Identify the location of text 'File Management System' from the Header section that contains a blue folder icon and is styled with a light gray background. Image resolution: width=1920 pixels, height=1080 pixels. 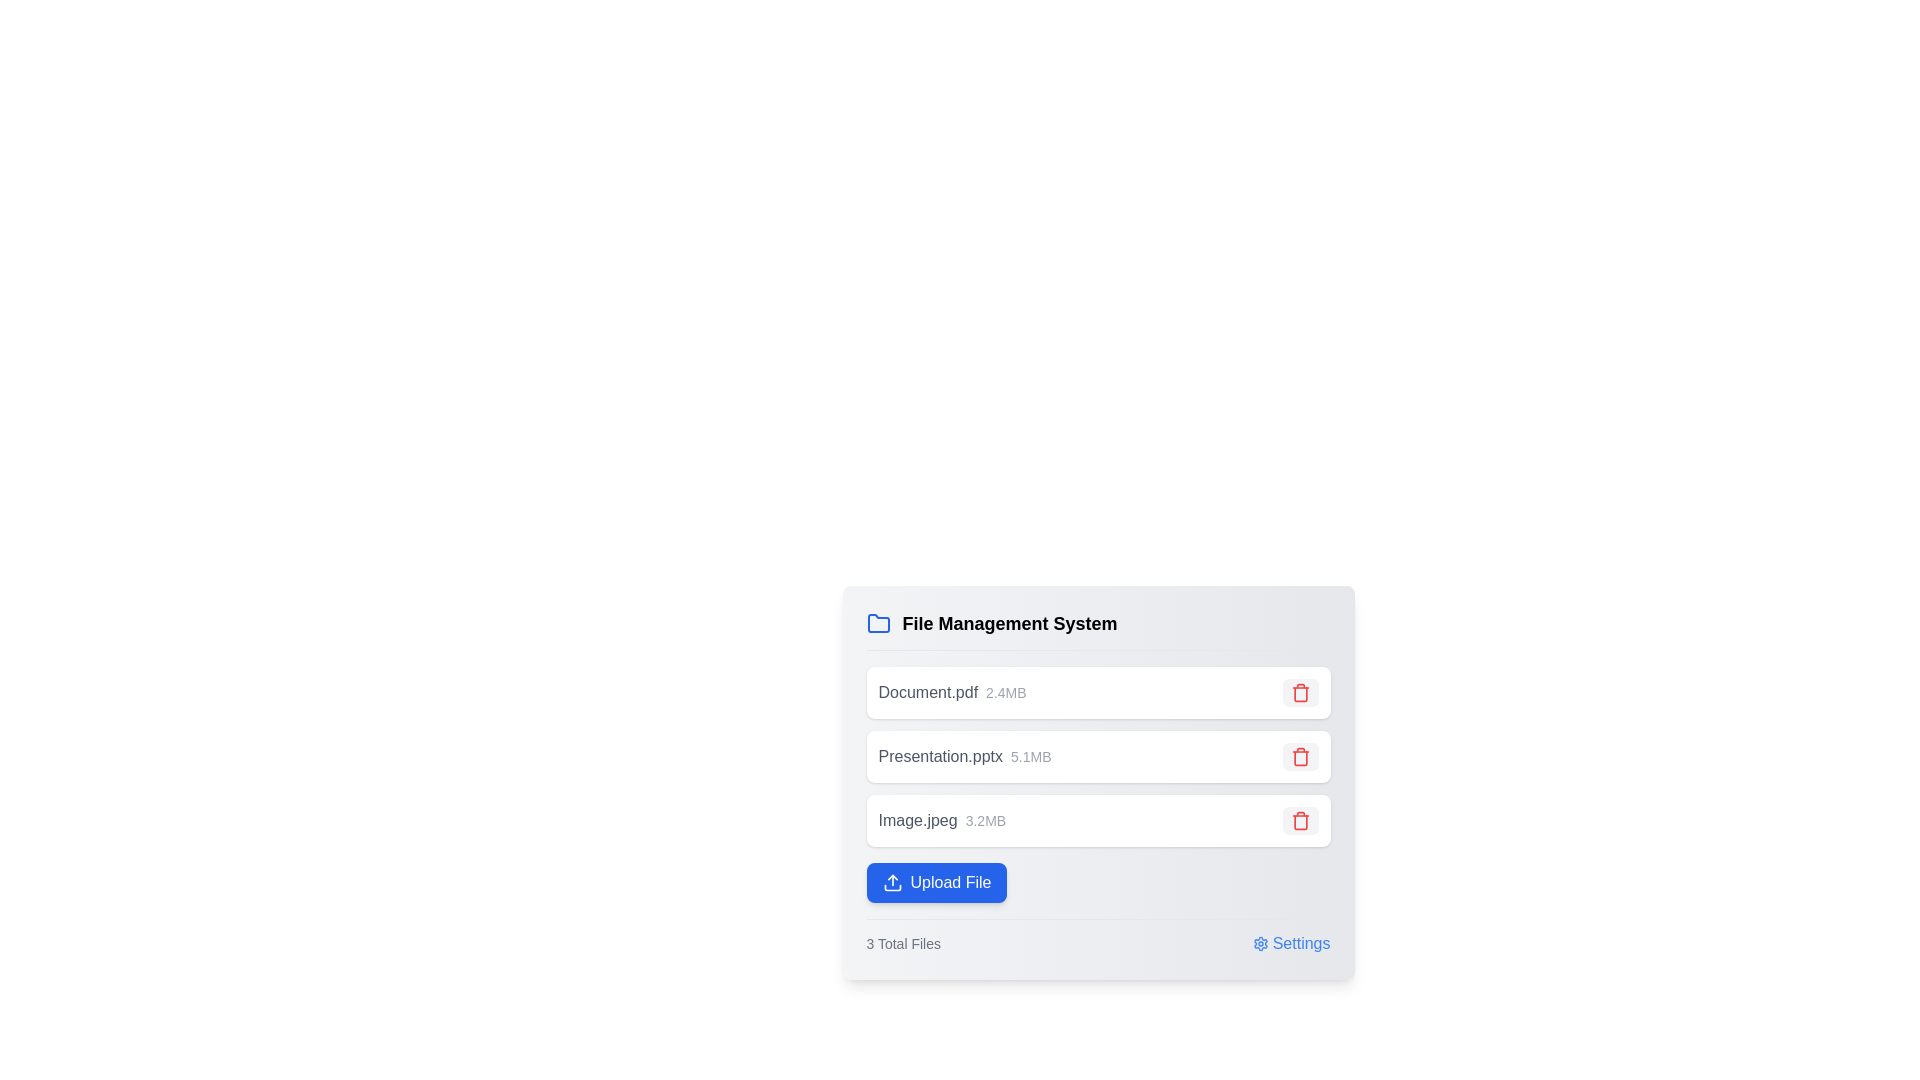
(1097, 630).